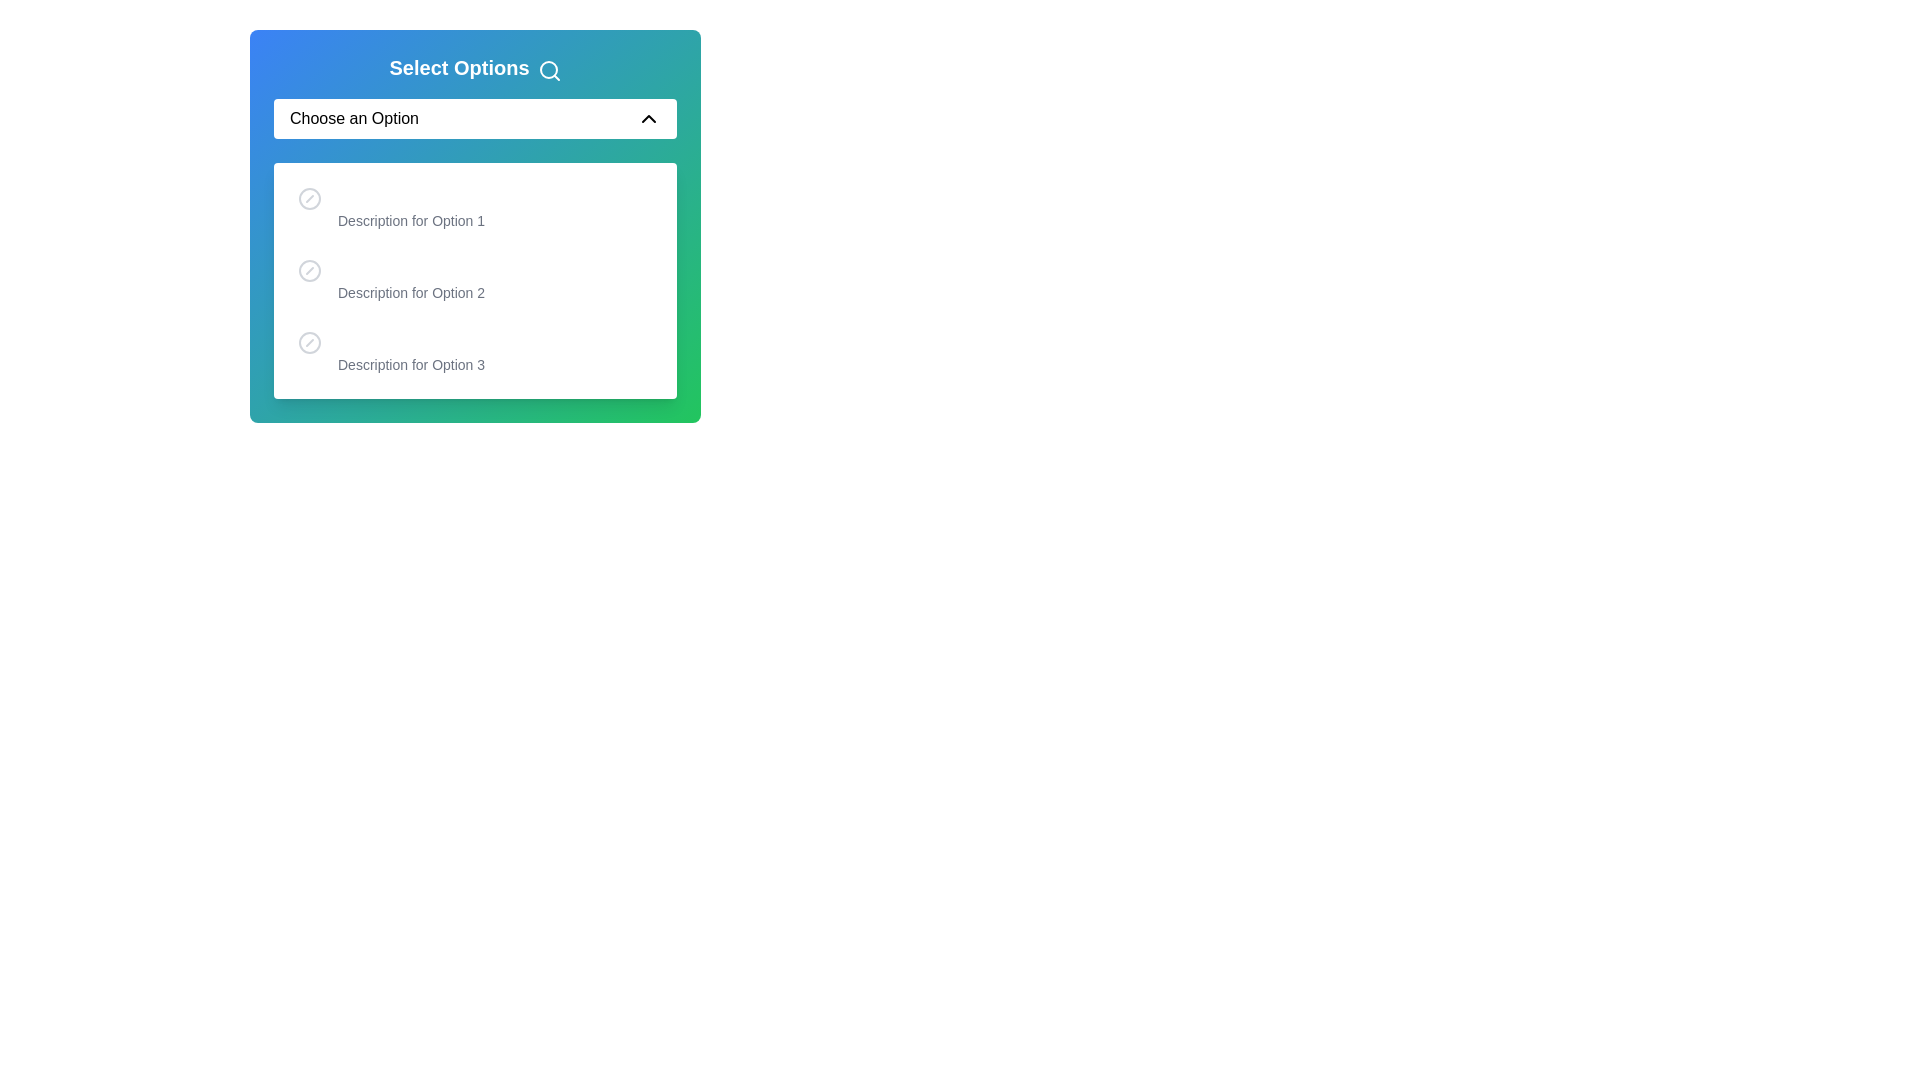 The image size is (1920, 1080). What do you see at coordinates (410, 280) in the screenshot?
I see `description of the second selectable item in the dropdown menu located below the heading 'Select Options'` at bounding box center [410, 280].